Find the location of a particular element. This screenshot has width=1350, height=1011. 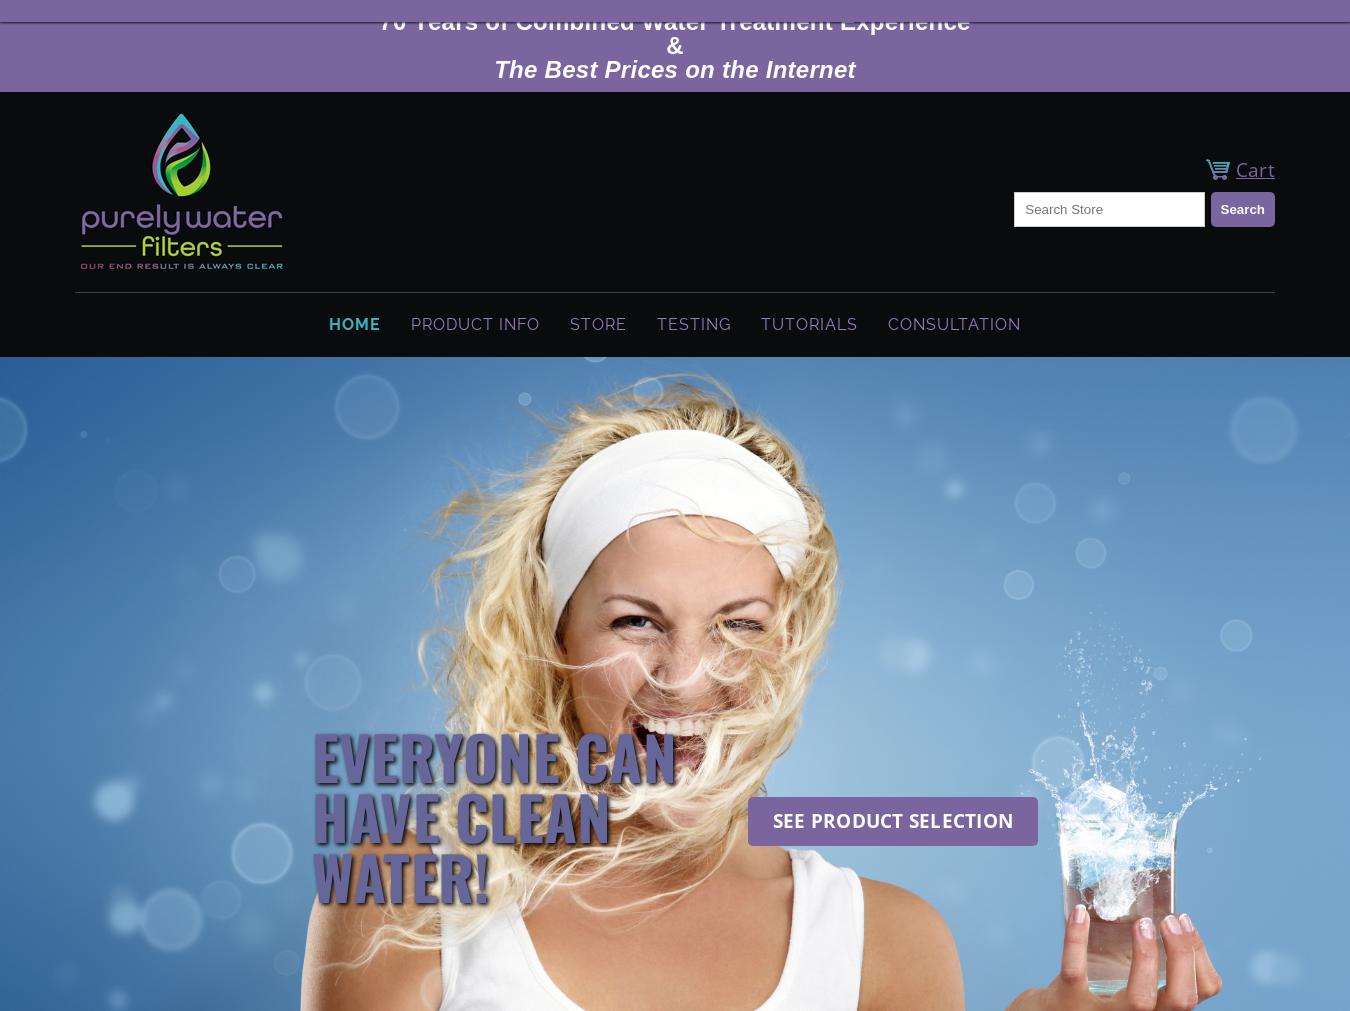

'Cart' is located at coordinates (1254, 168).